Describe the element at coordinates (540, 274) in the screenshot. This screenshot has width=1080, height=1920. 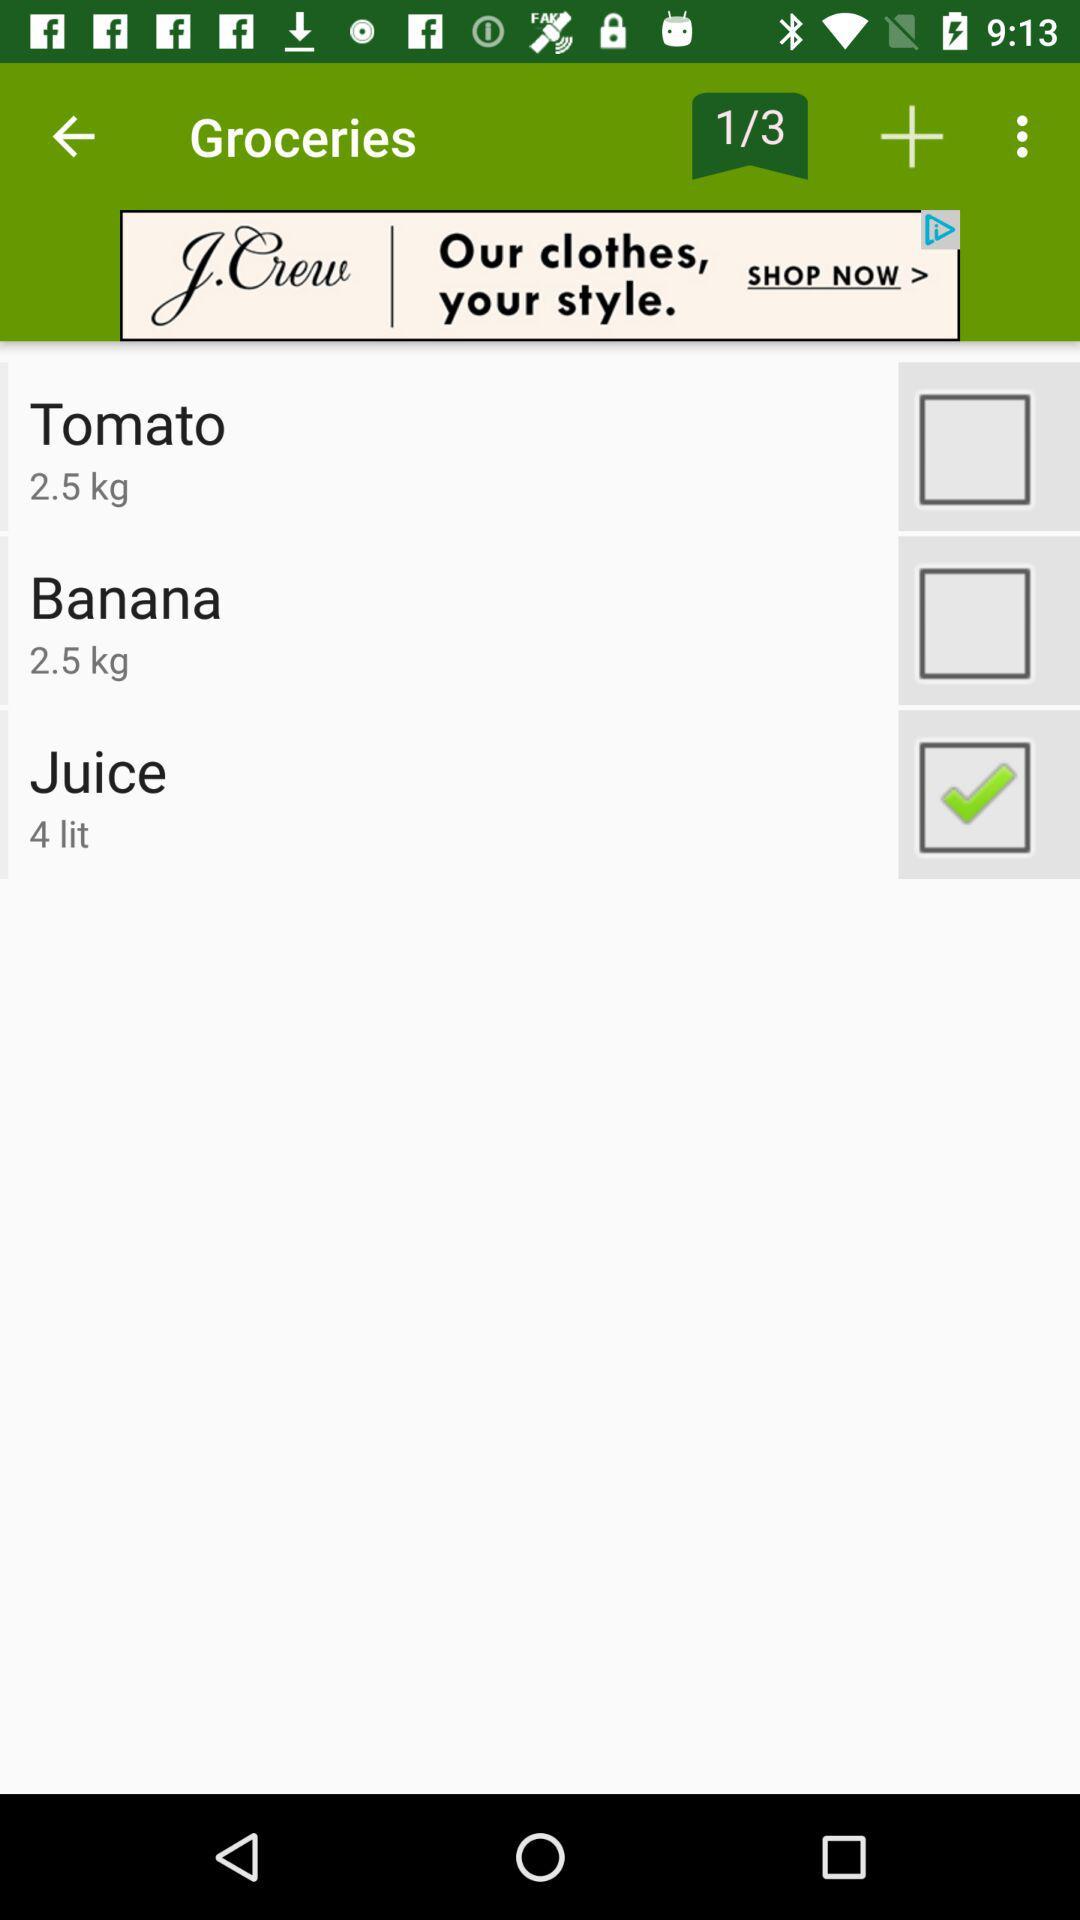
I see `advertisement` at that location.